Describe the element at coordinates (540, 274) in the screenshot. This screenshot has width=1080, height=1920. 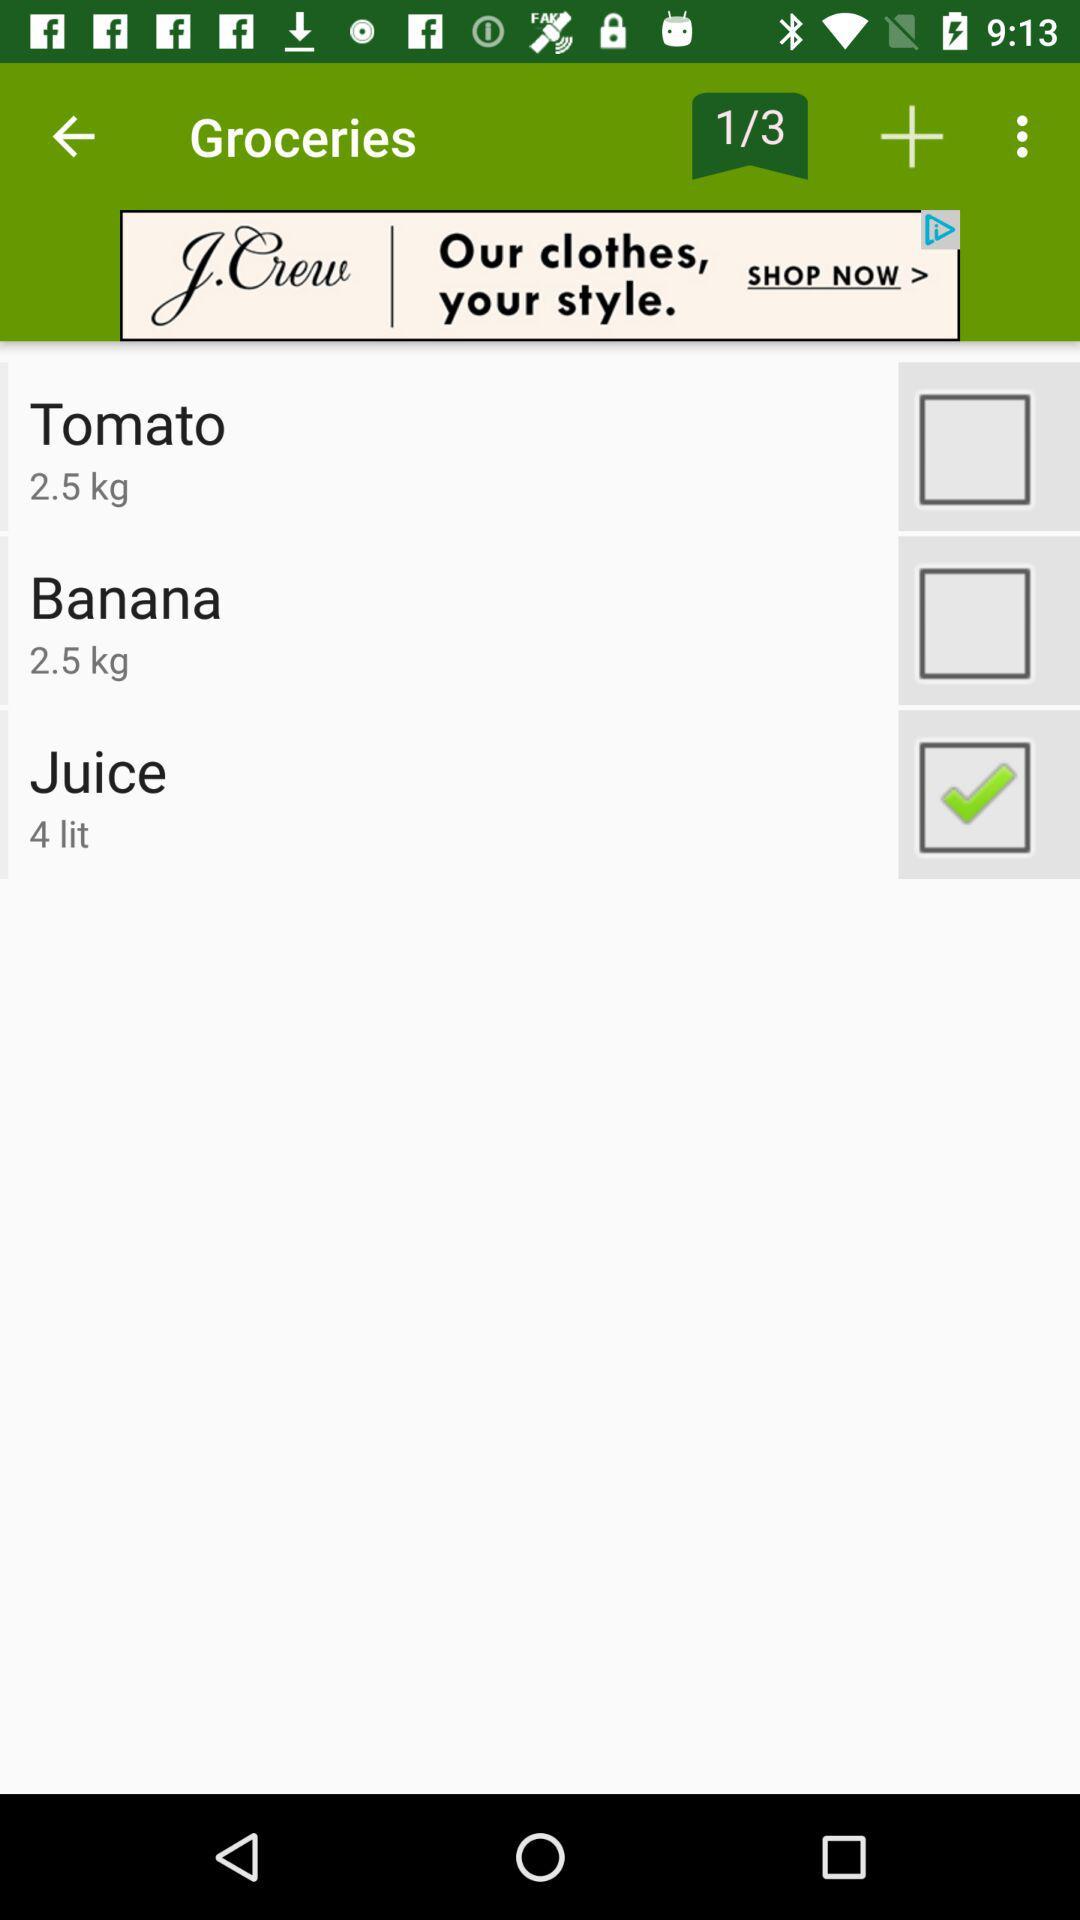
I see `advertisement` at that location.